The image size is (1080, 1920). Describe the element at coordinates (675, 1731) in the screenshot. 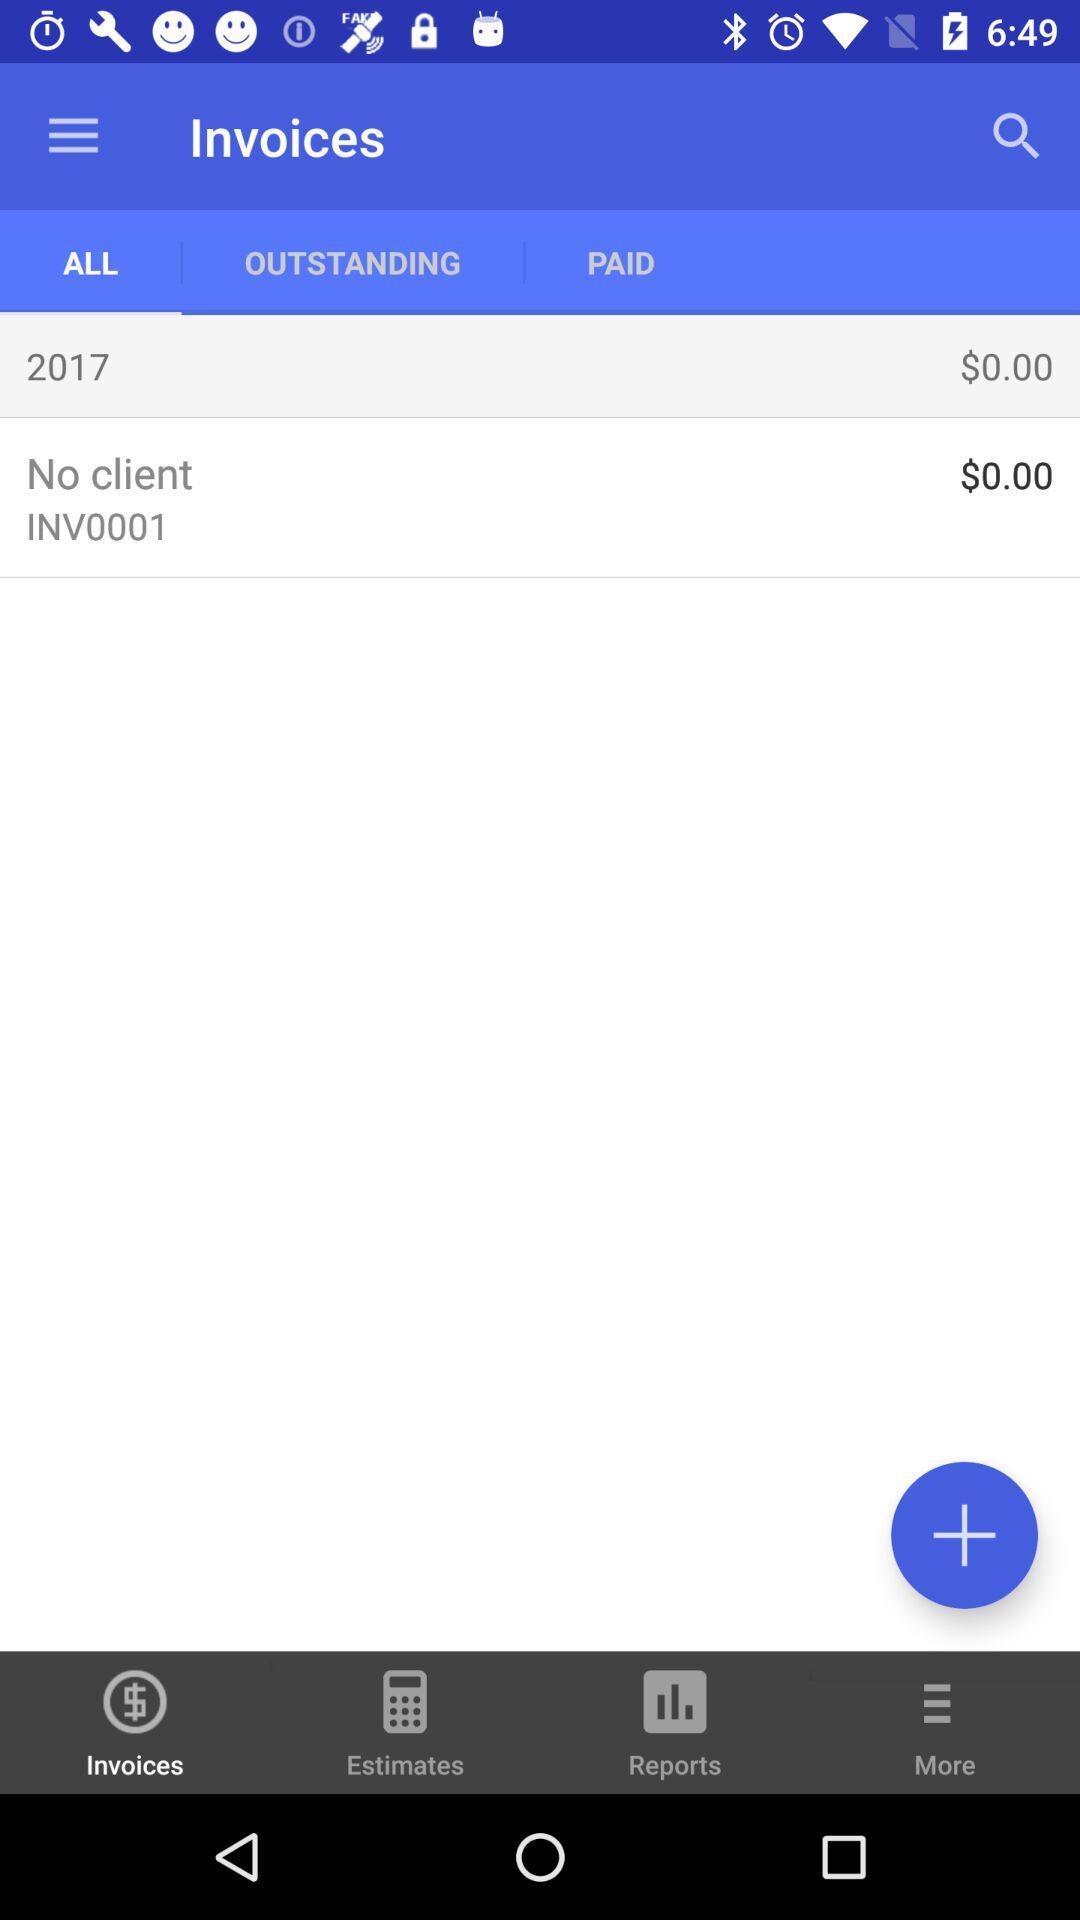

I see `the reports` at that location.